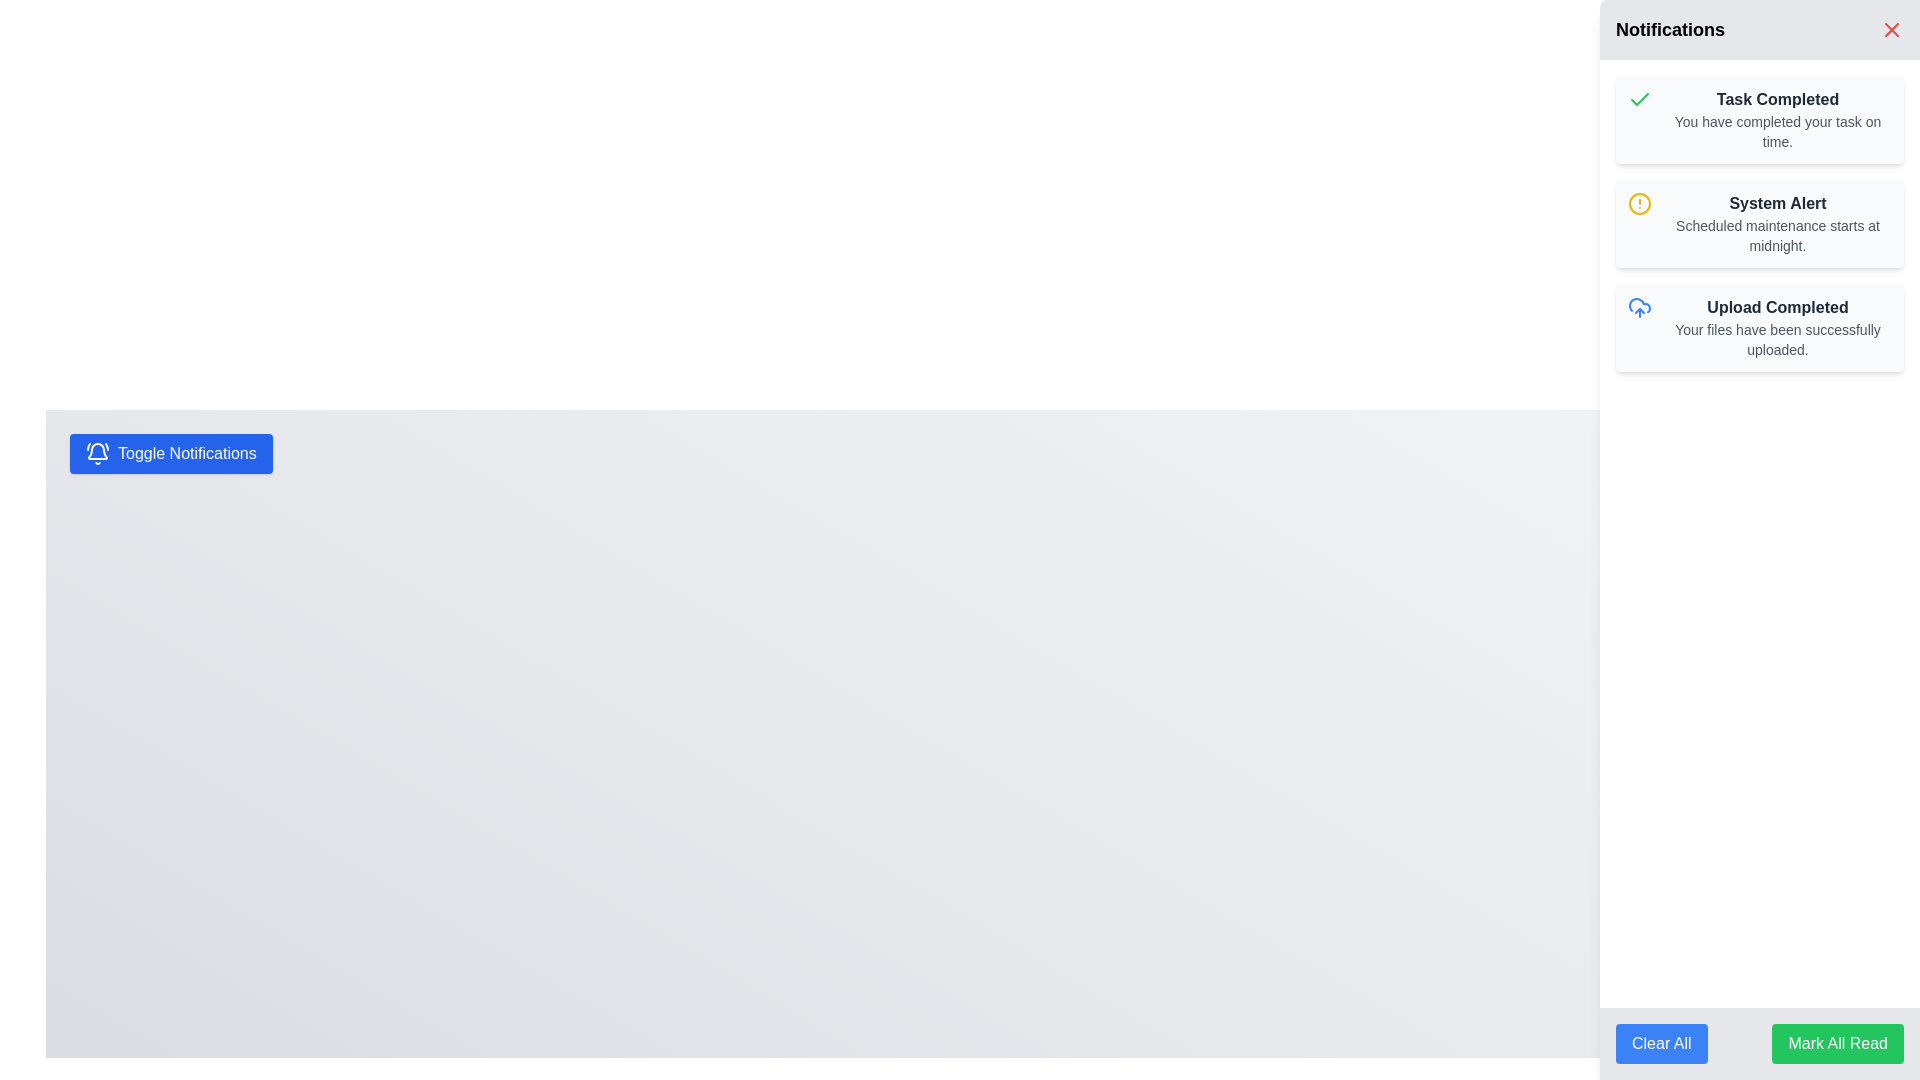  I want to click on the icon located adjacent to the text 'Task Completed' in the first notification item to signify a successful operation, so click(1640, 99).